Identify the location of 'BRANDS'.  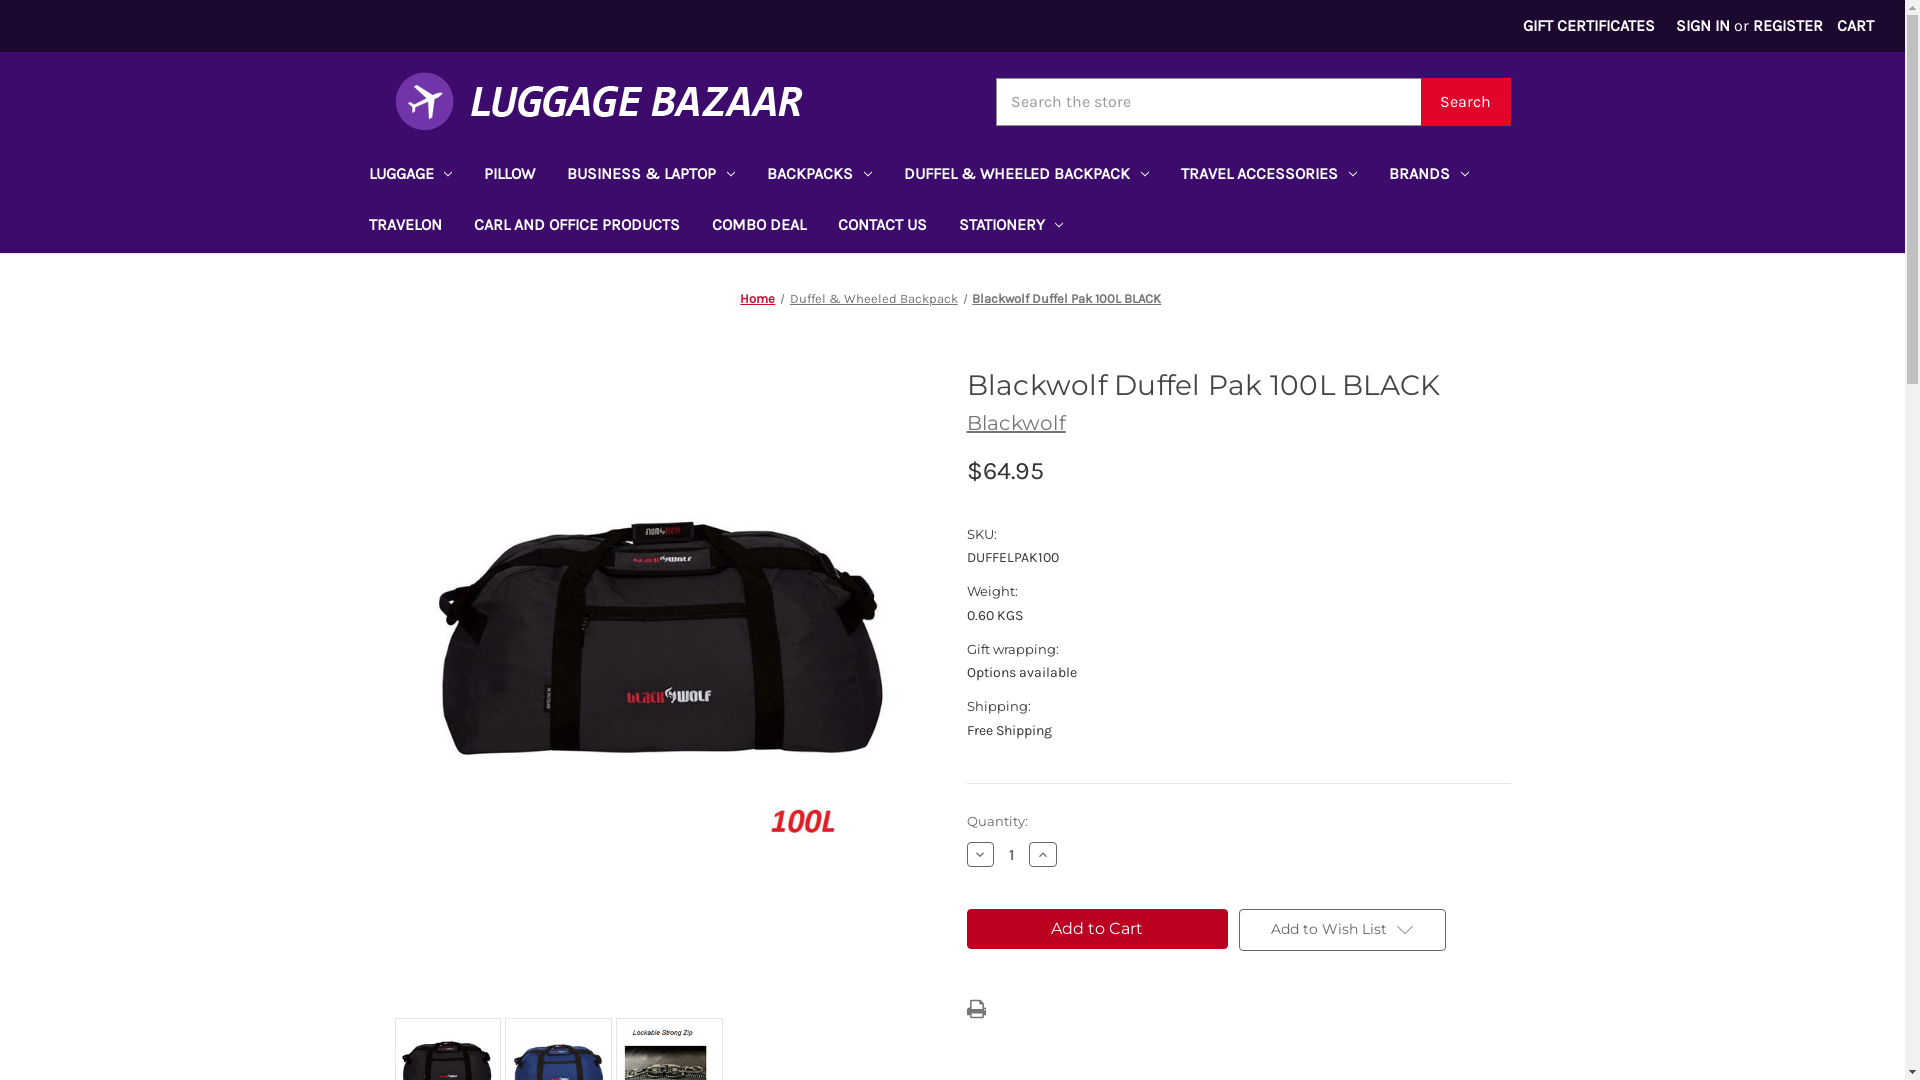
(1371, 175).